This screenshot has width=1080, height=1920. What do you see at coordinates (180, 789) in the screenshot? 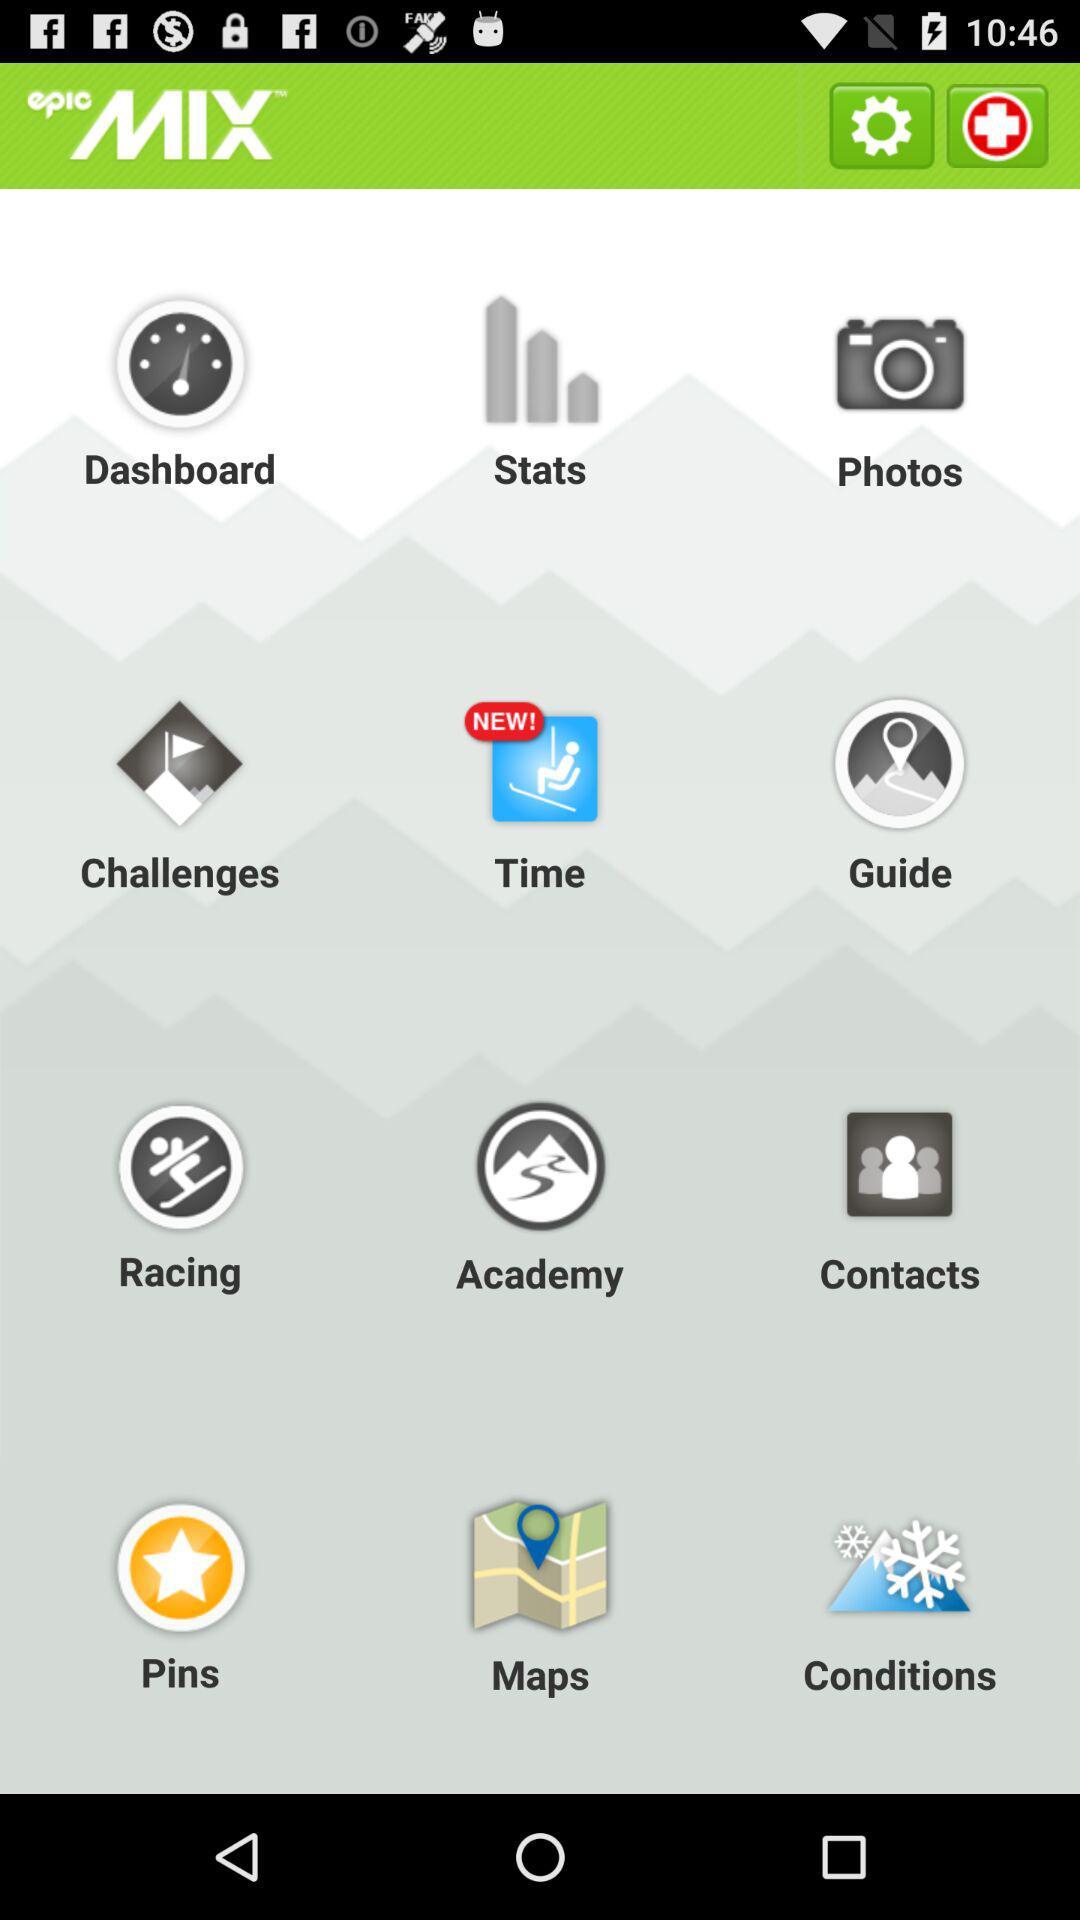
I see `challenges item` at bounding box center [180, 789].